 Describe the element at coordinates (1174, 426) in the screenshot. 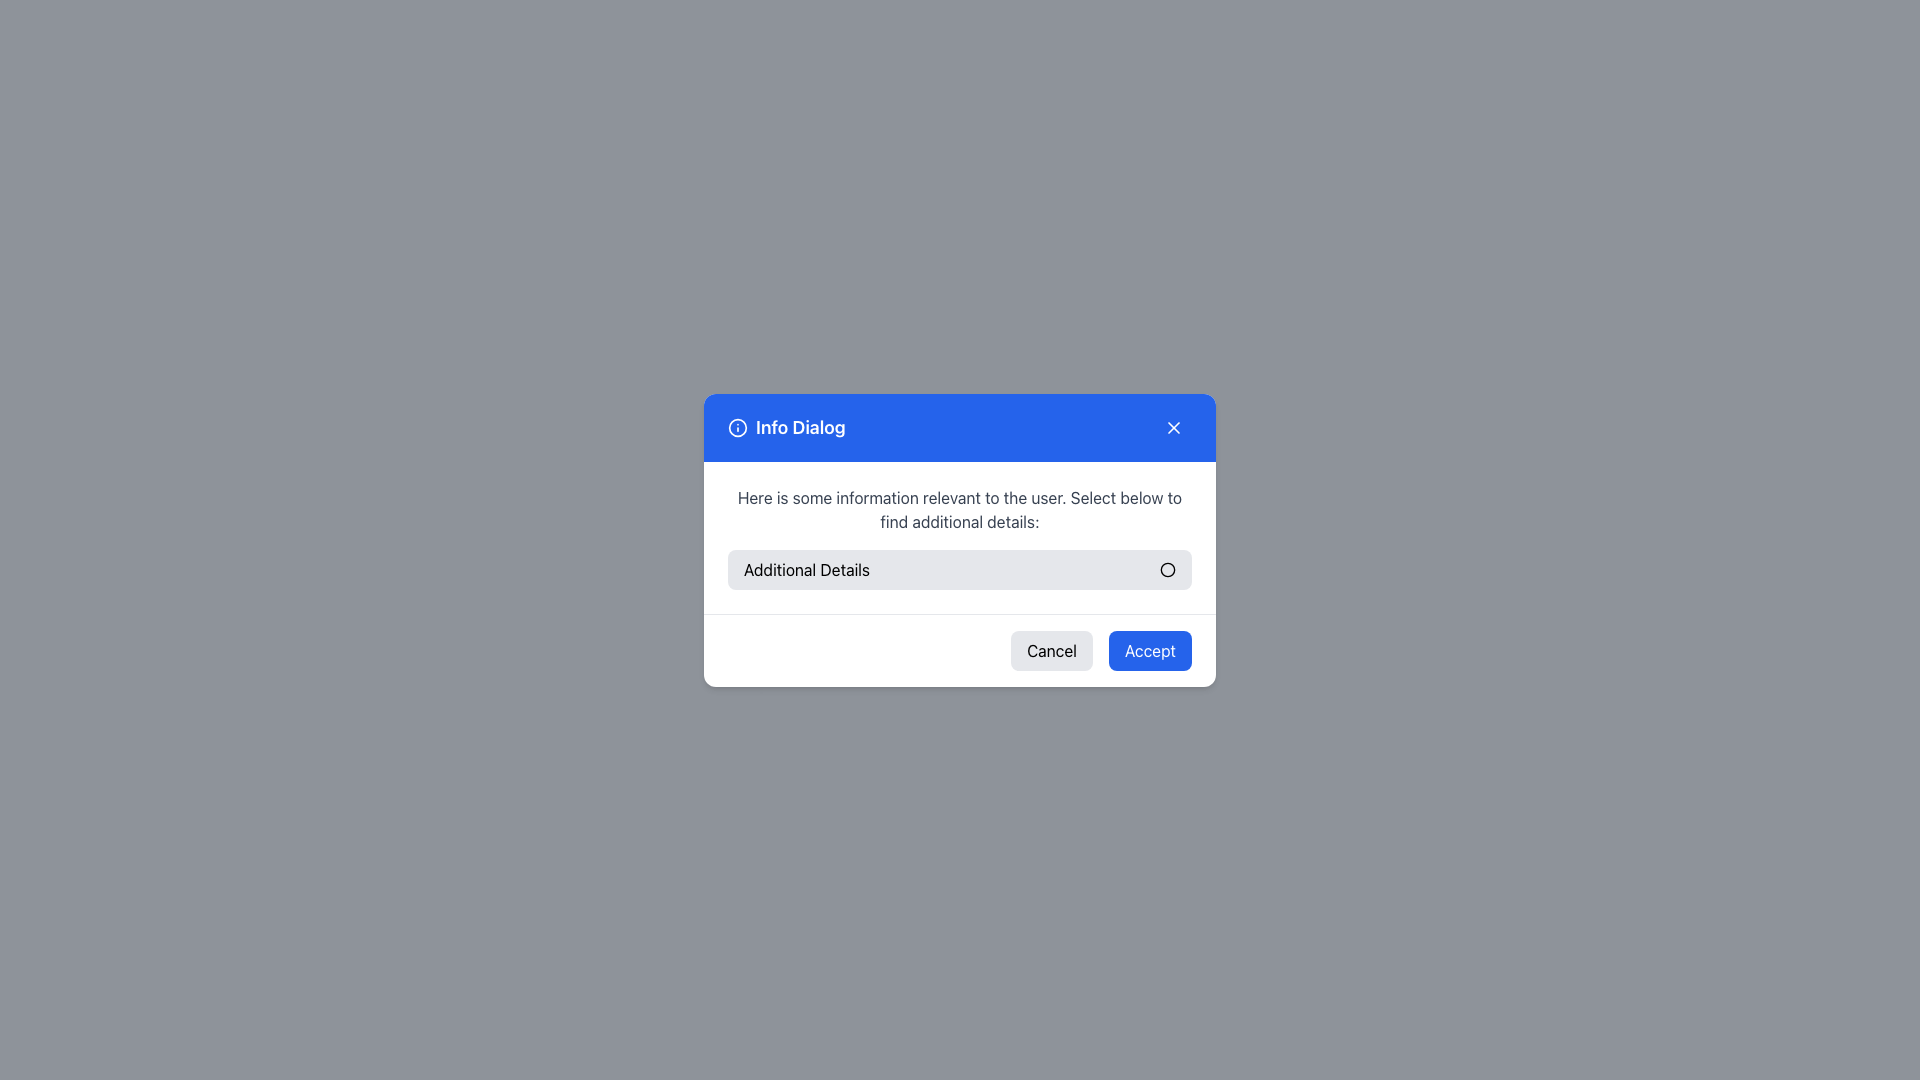

I see `the custom vector graphic 'X' icon in the top-right corner of the 'Info Dialog' modal to trigger a visual indicator` at that location.